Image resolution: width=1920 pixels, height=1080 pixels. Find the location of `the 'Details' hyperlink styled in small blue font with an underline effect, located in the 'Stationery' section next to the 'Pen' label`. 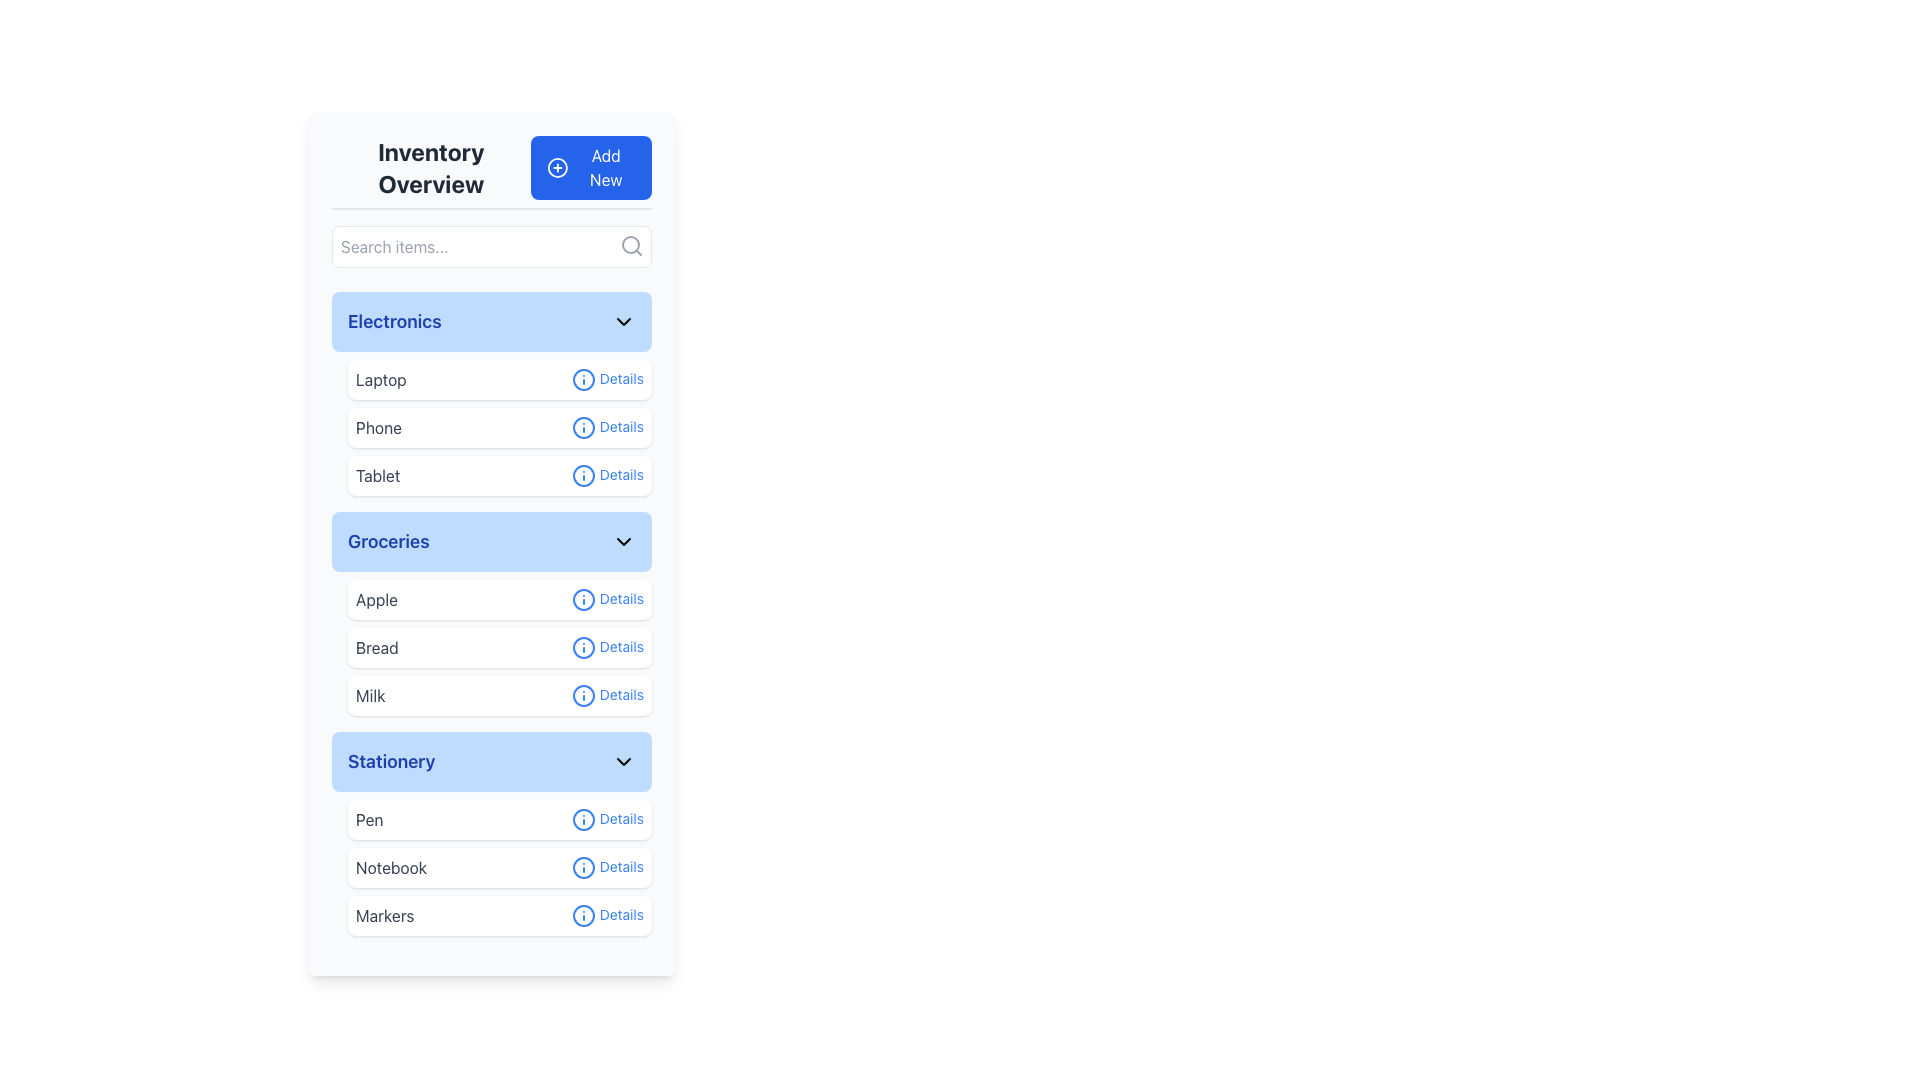

the 'Details' hyperlink styled in small blue font with an underline effect, located in the 'Stationery' section next to the 'Pen' label is located at coordinates (606, 820).